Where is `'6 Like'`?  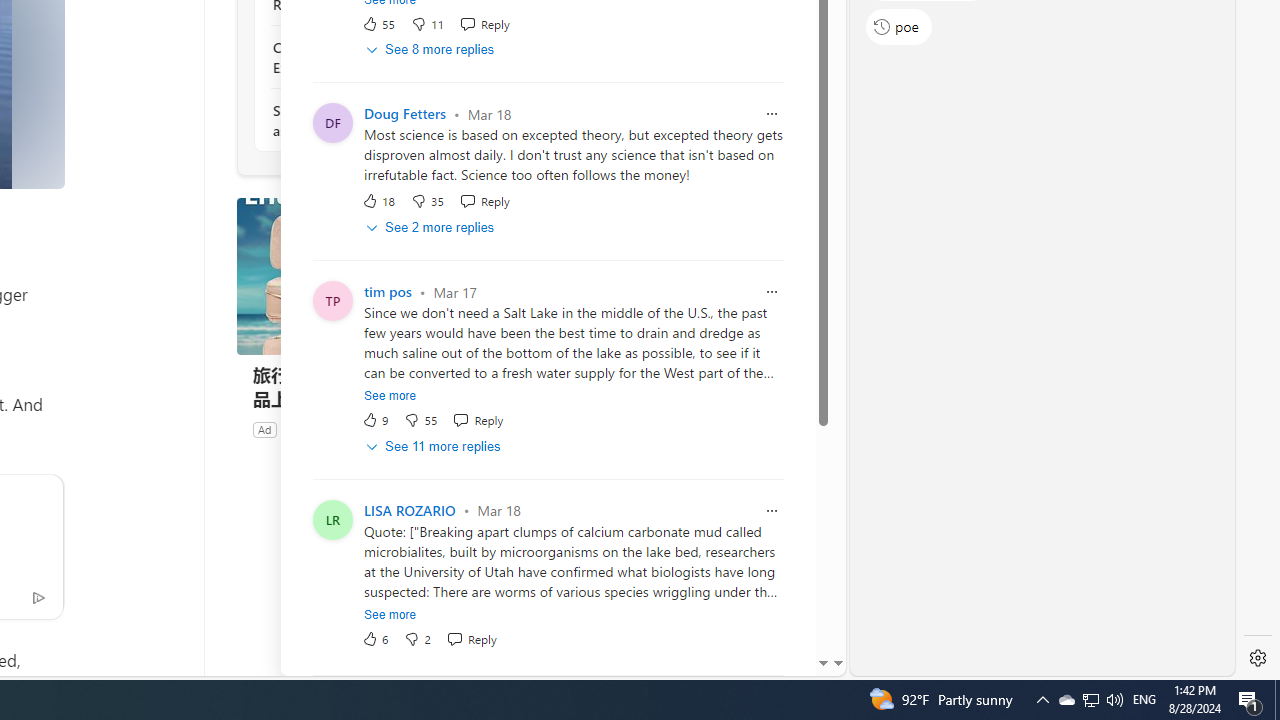 '6 Like' is located at coordinates (375, 638).